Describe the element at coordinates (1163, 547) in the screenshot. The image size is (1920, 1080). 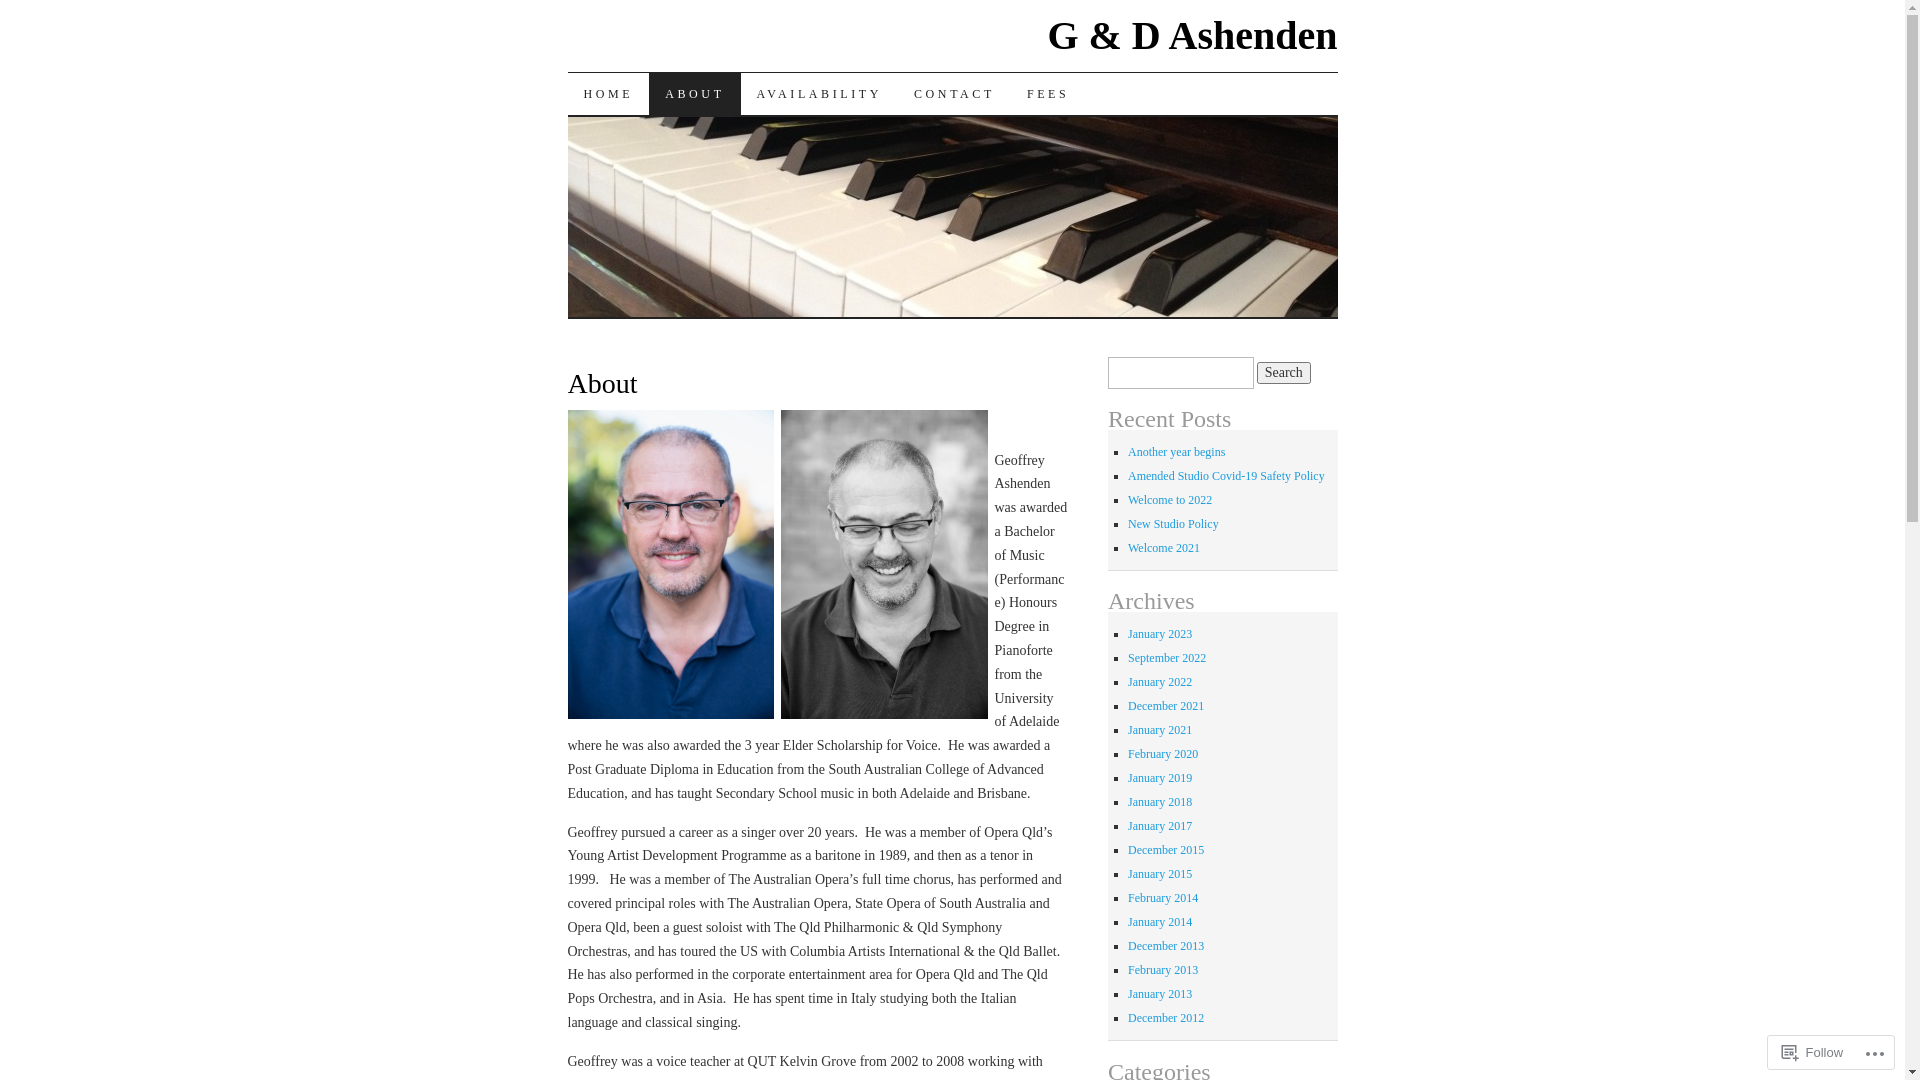
I see `'Welcome 2021'` at that location.